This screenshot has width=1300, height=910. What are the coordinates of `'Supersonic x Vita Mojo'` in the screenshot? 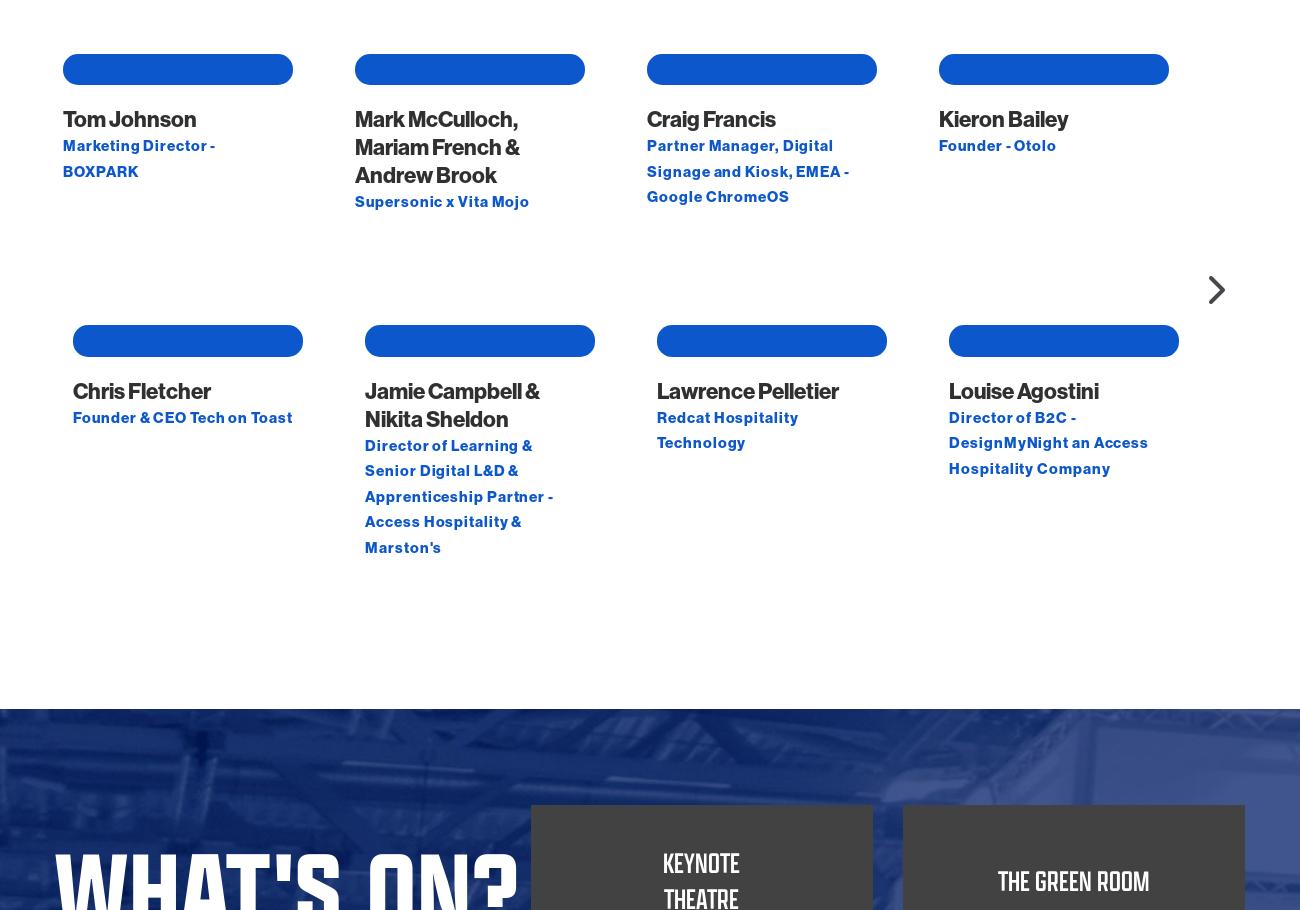 It's located at (441, 398).